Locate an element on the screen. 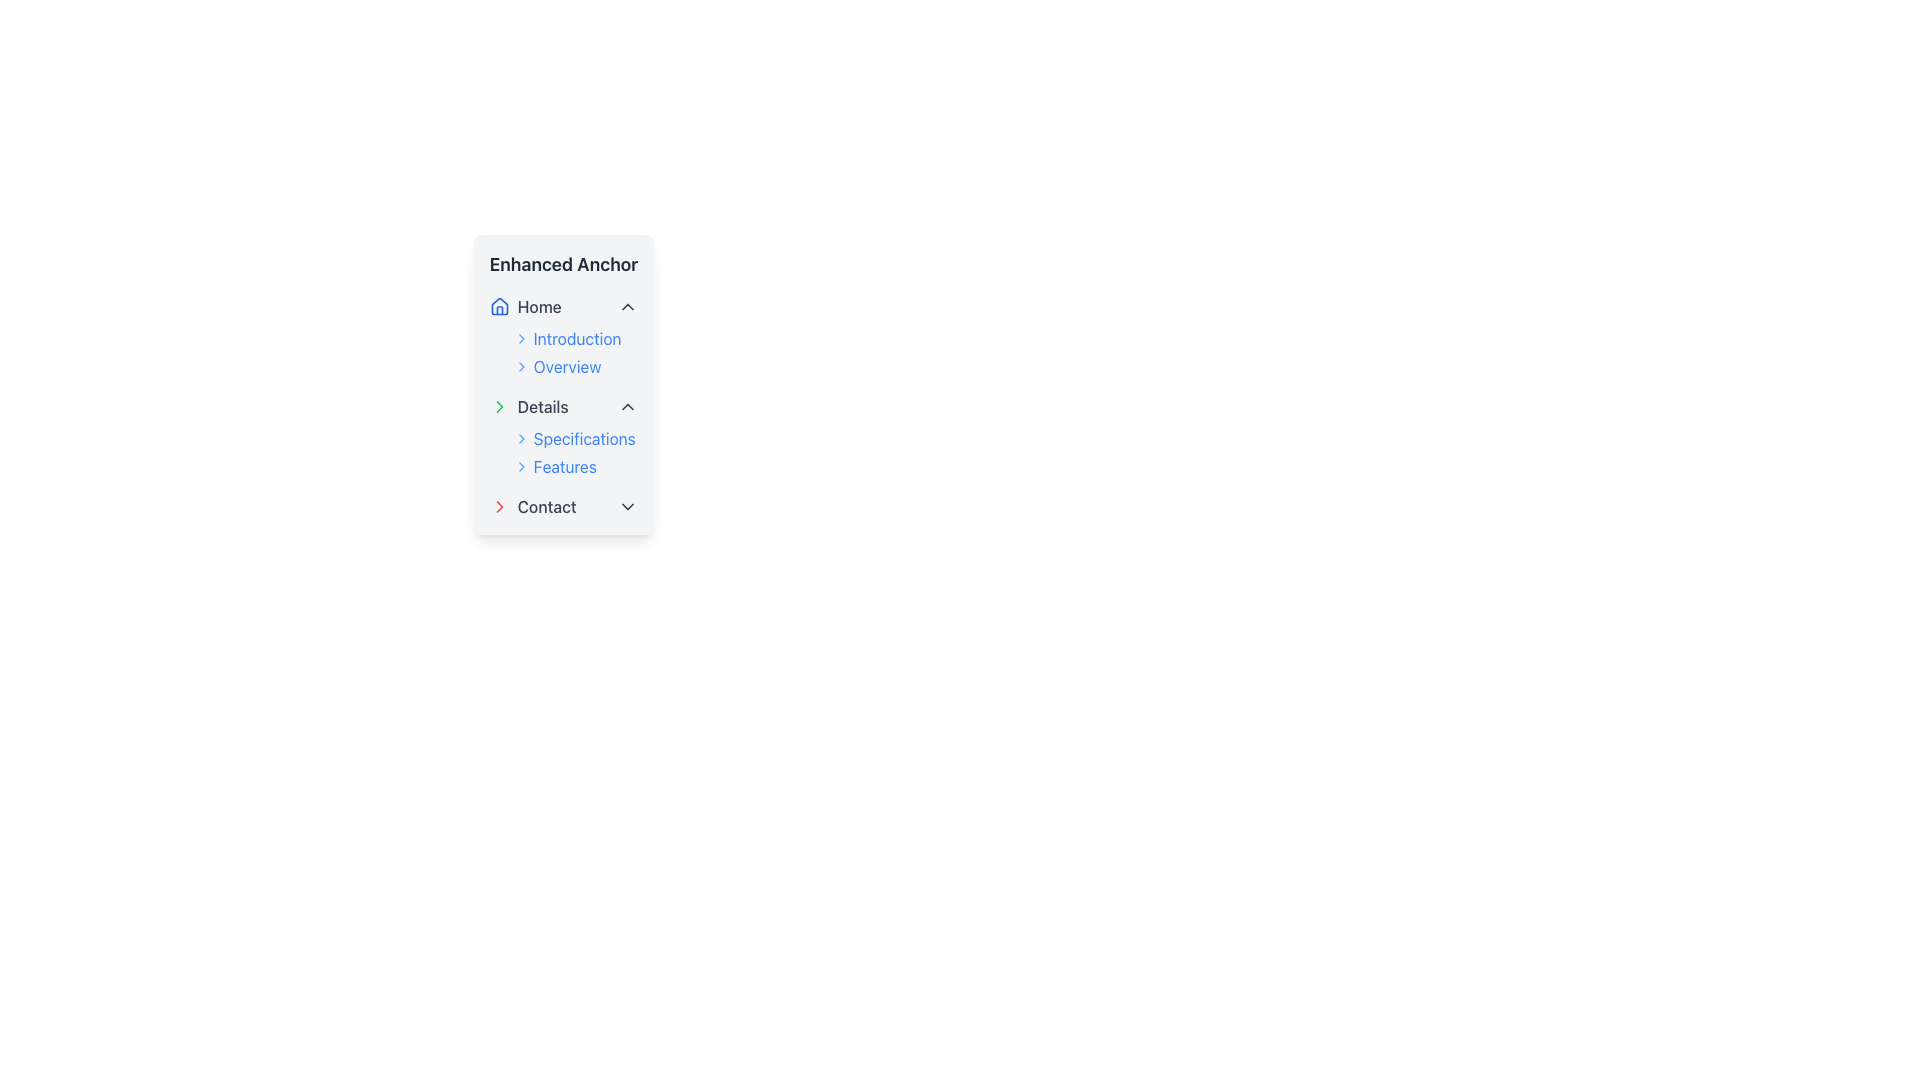 The width and height of the screenshot is (1920, 1080). the 'Introduction' hyperlink styled in blue with a chevron icon on the left is located at coordinates (575, 338).